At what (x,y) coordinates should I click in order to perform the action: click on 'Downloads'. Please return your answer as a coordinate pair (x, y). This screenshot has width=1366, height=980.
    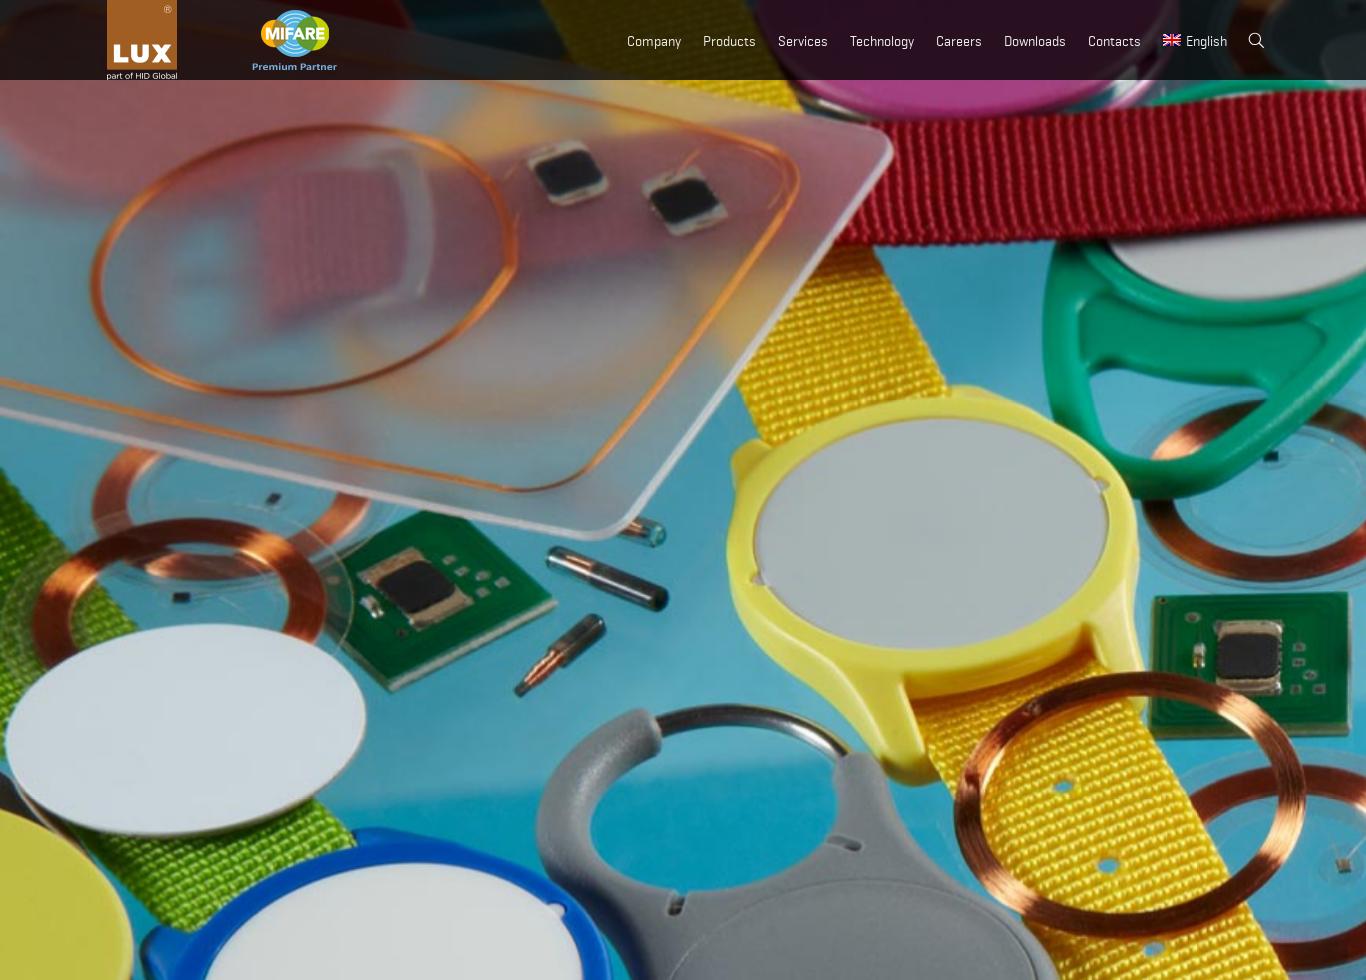
    Looking at the image, I should click on (1034, 40).